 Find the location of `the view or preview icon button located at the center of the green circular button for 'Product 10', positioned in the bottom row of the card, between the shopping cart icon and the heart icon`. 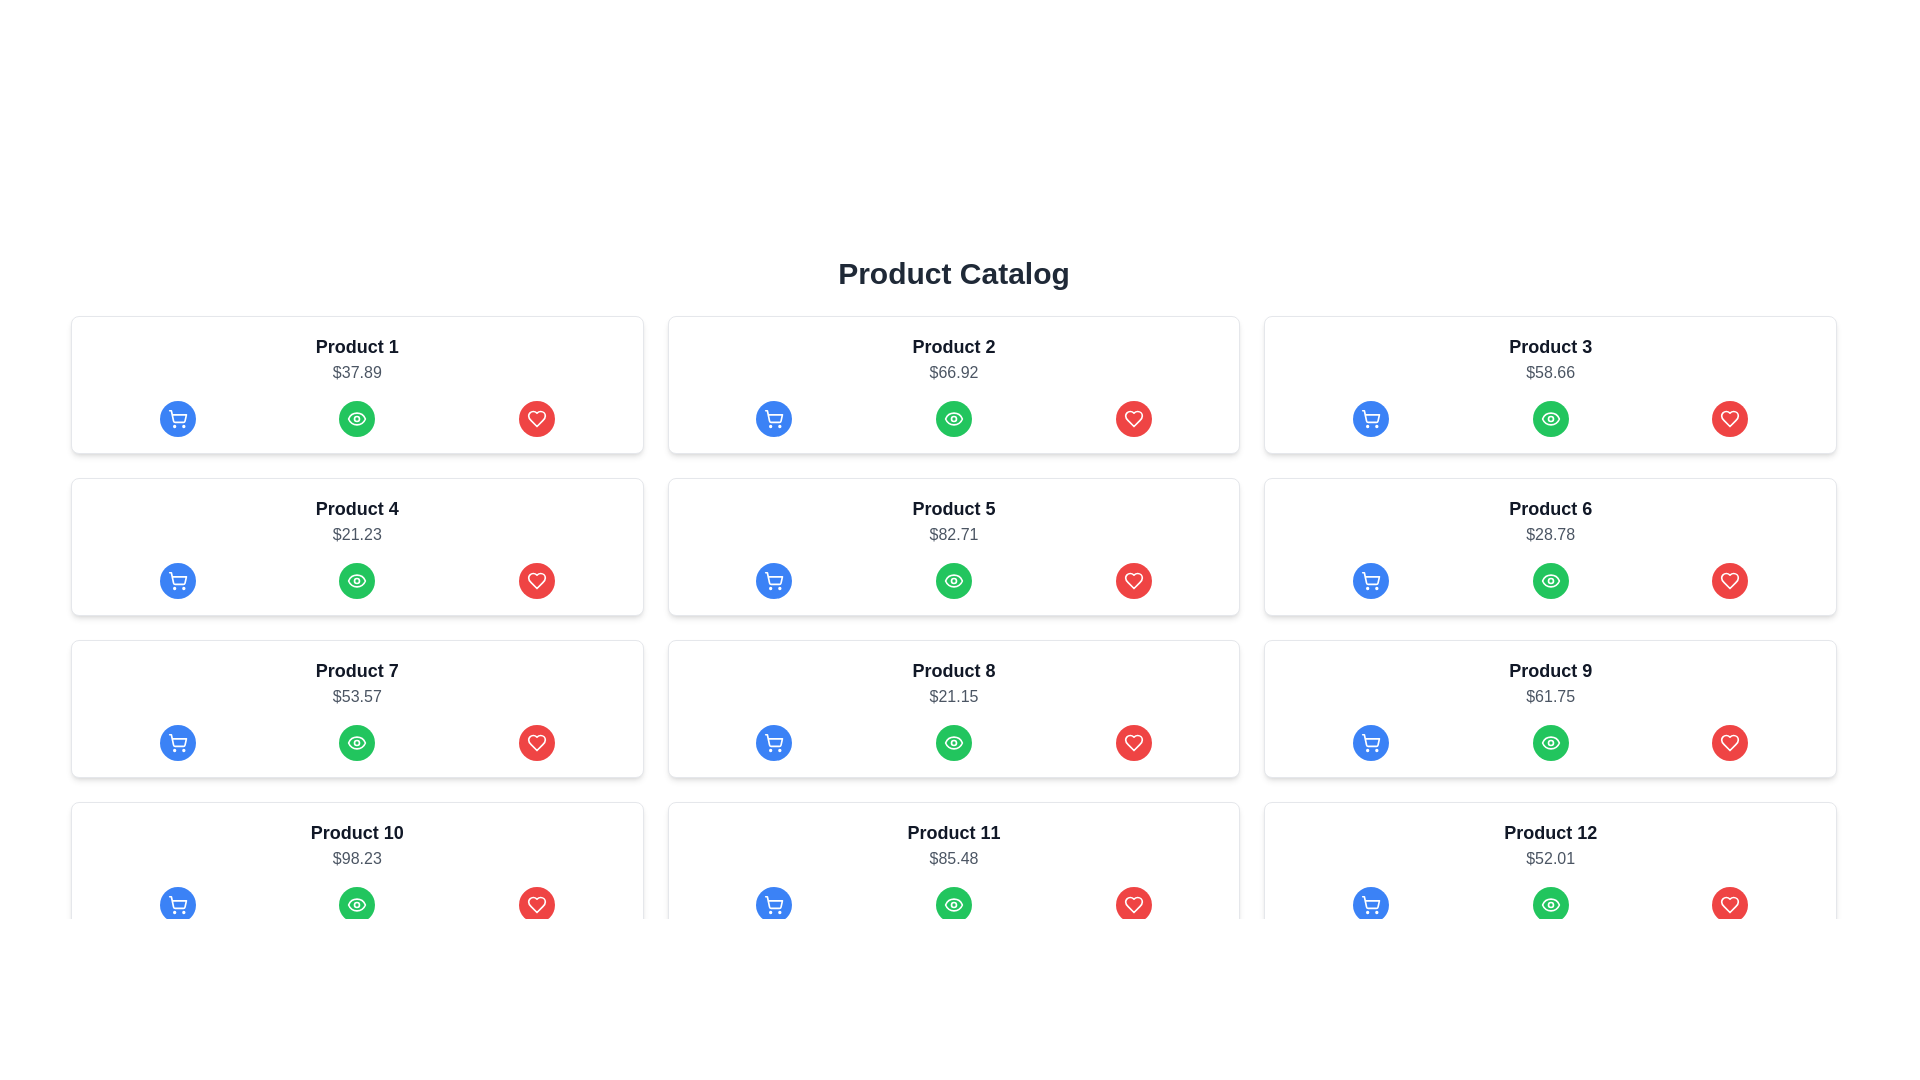

the view or preview icon button located at the center of the green circular button for 'Product 10', positioned in the bottom row of the card, between the shopping cart icon and the heart icon is located at coordinates (357, 905).